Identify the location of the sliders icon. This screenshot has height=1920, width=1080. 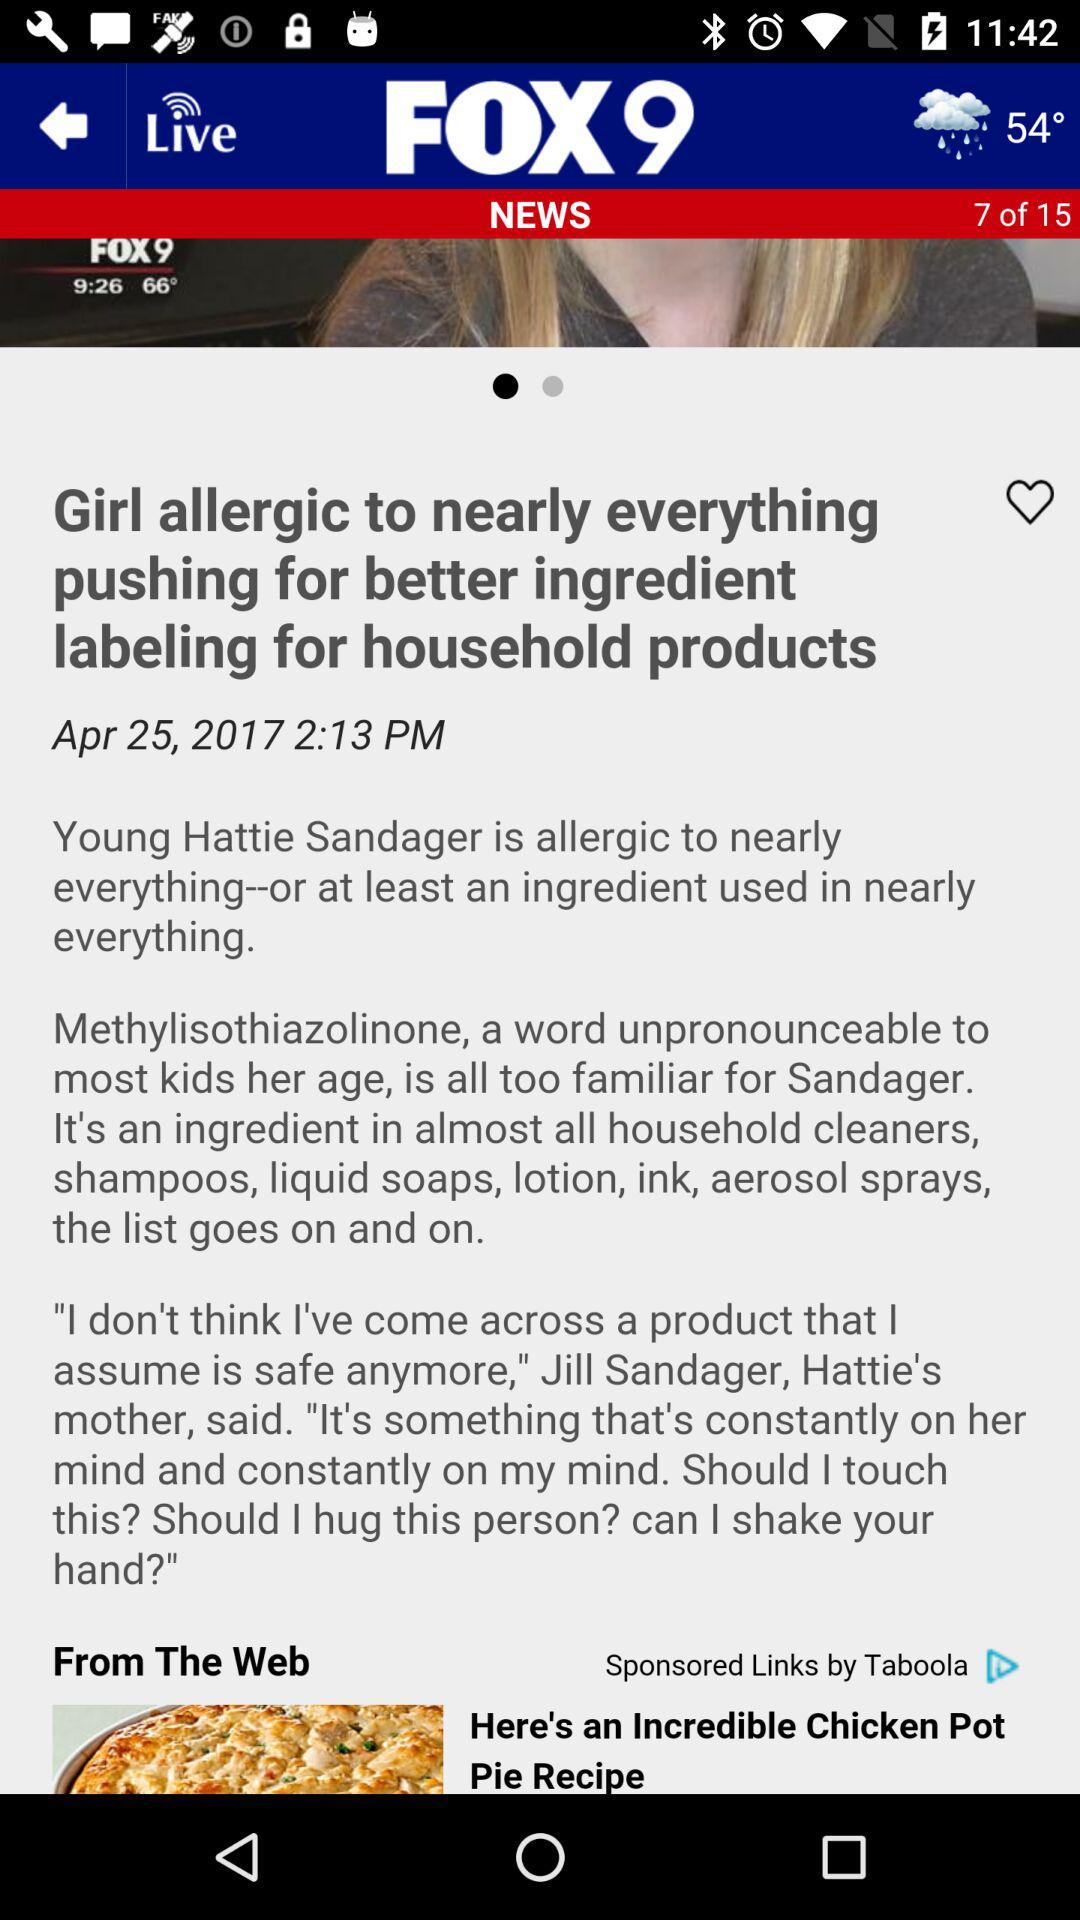
(540, 124).